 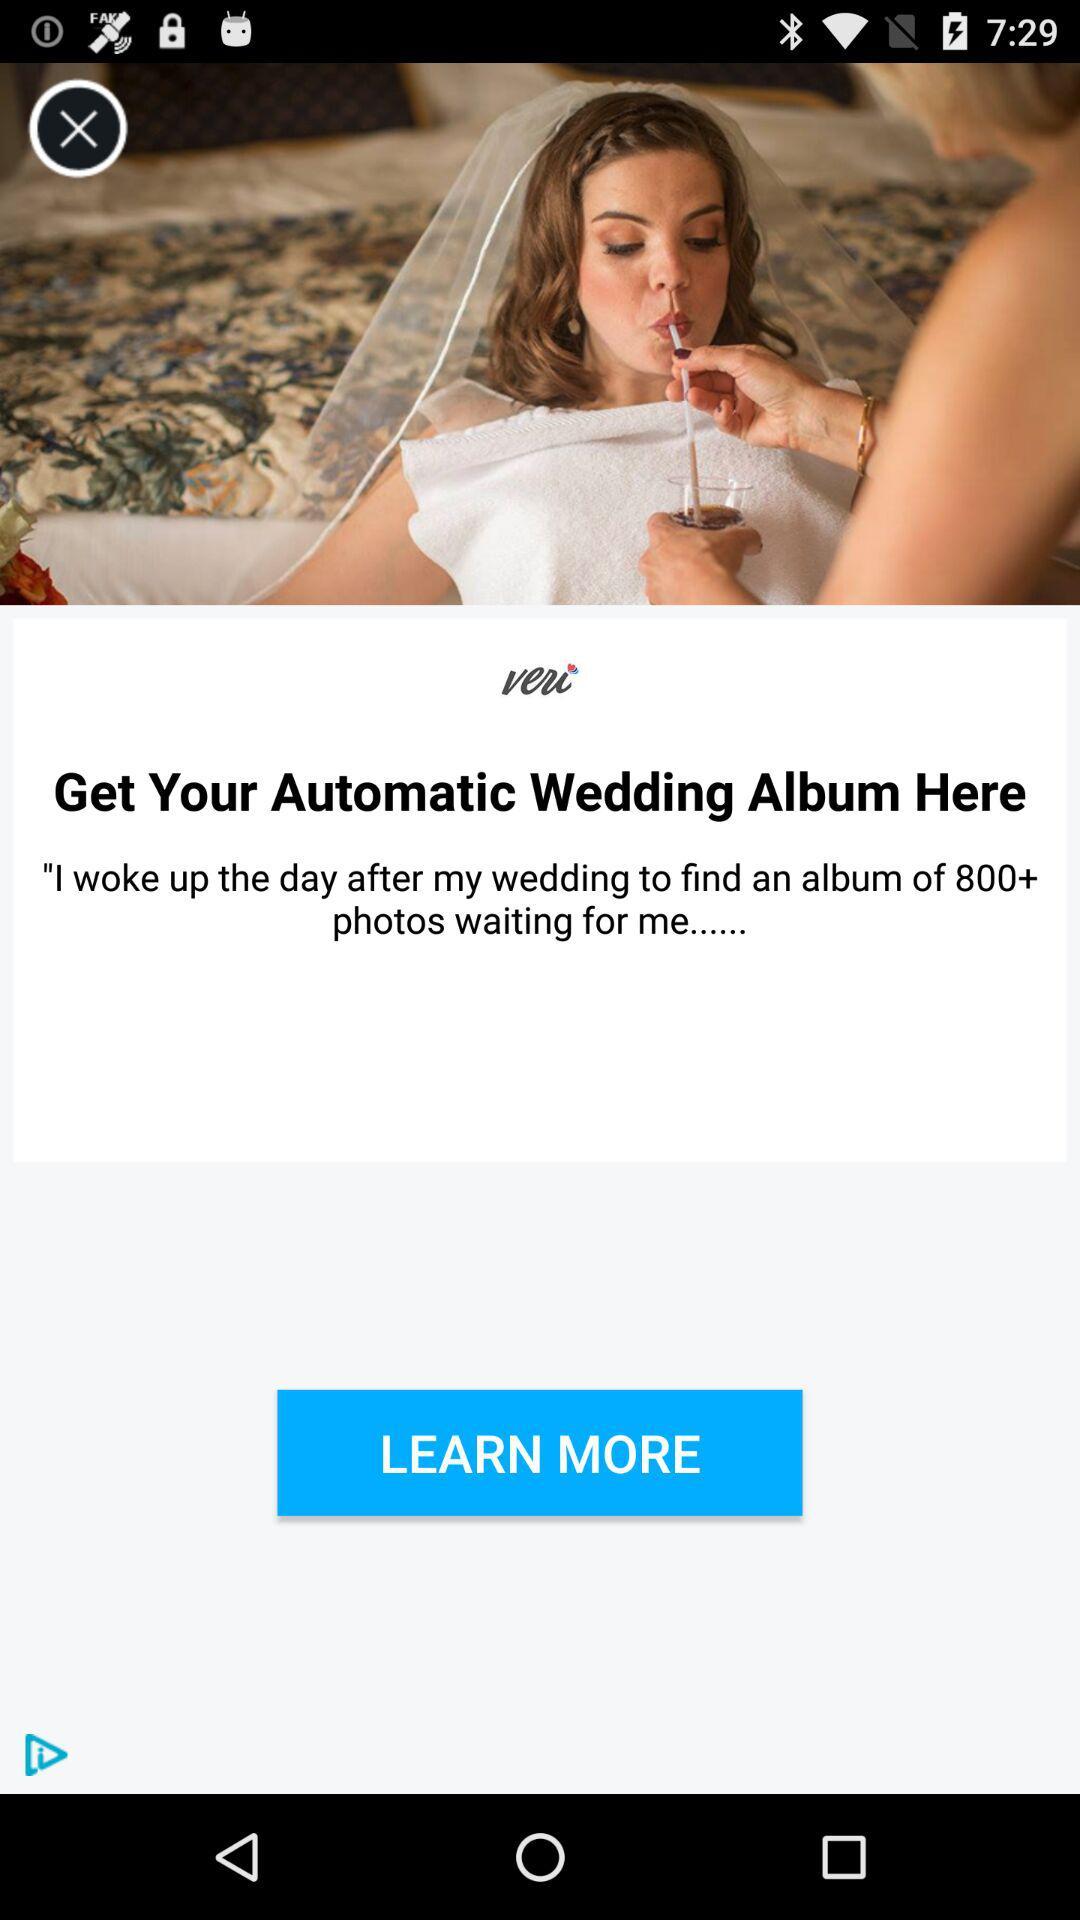 What do you see at coordinates (540, 680) in the screenshot?
I see `icon above get your automatic app` at bounding box center [540, 680].